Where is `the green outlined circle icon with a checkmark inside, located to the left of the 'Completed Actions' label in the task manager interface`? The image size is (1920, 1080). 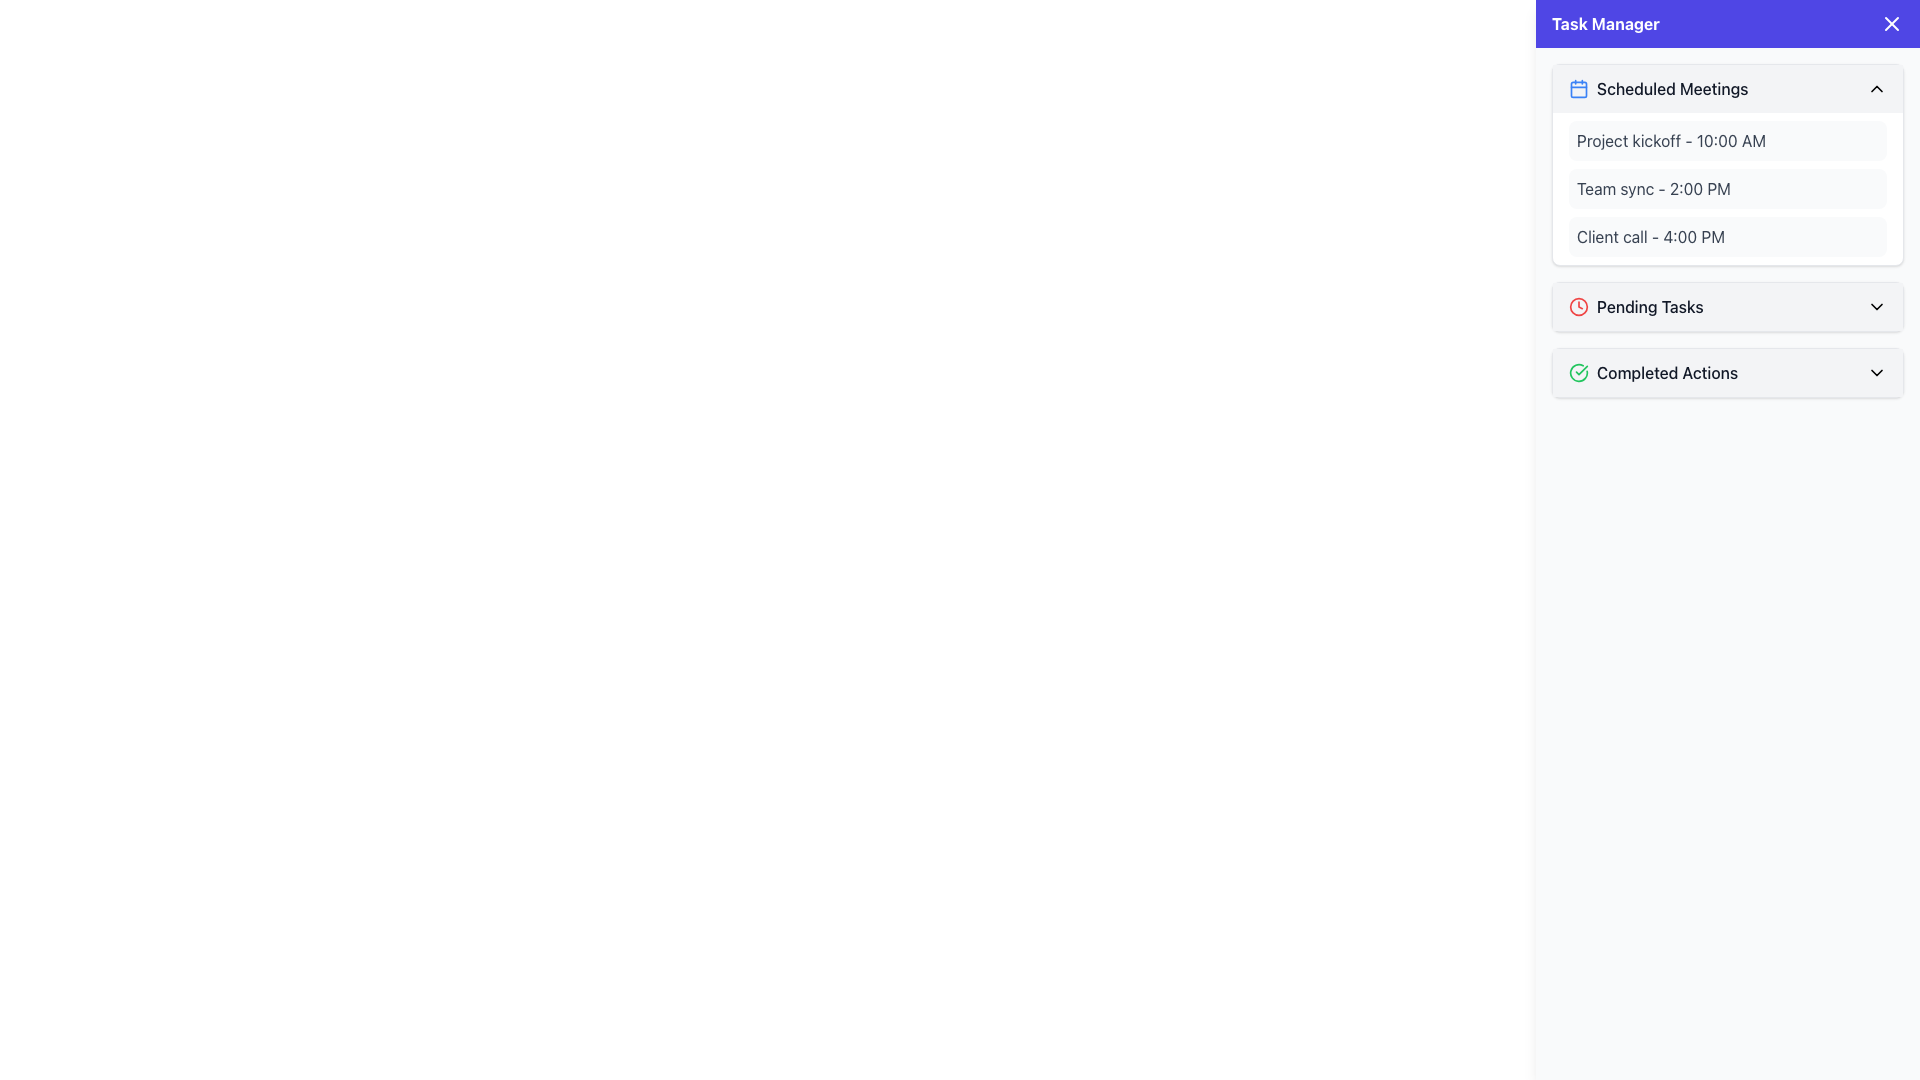
the green outlined circle icon with a checkmark inside, located to the left of the 'Completed Actions' label in the task manager interface is located at coordinates (1578, 373).